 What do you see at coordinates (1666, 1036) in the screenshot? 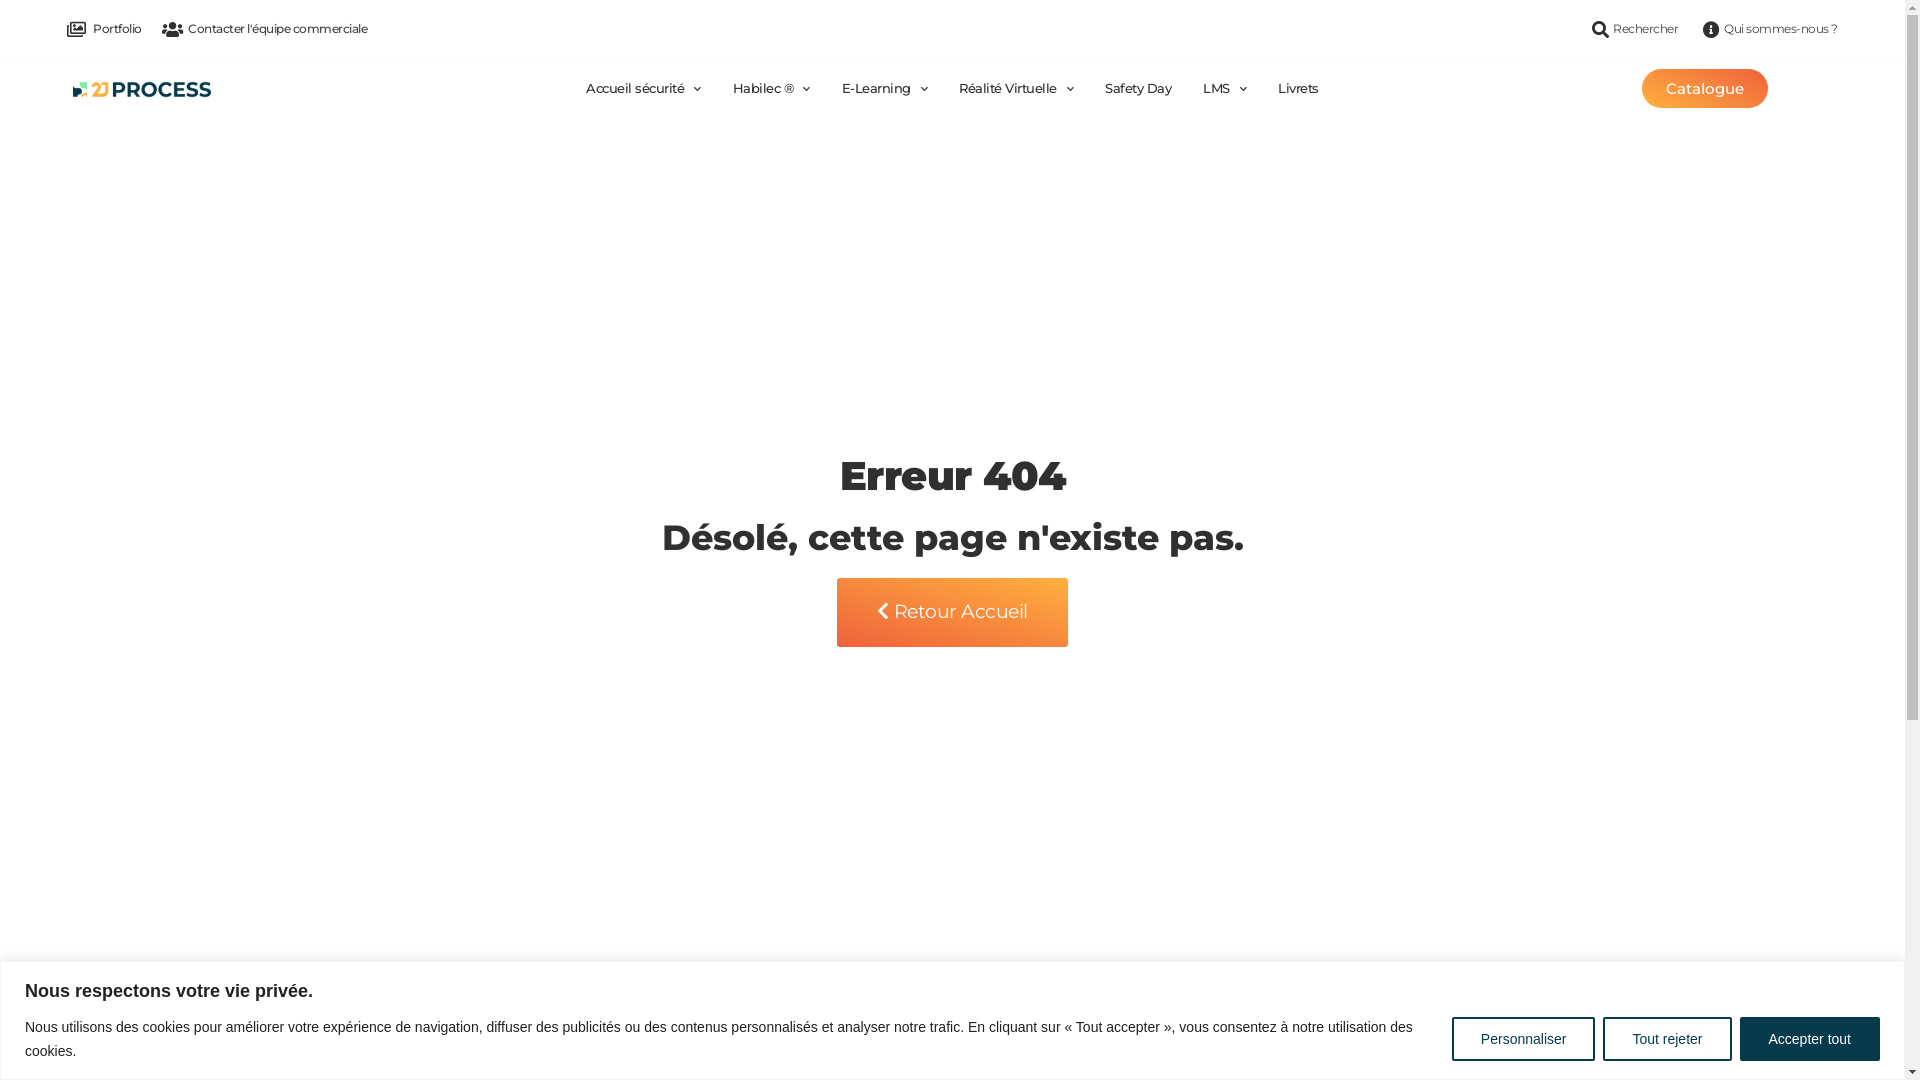
I see `'Tout rejeter'` at bounding box center [1666, 1036].